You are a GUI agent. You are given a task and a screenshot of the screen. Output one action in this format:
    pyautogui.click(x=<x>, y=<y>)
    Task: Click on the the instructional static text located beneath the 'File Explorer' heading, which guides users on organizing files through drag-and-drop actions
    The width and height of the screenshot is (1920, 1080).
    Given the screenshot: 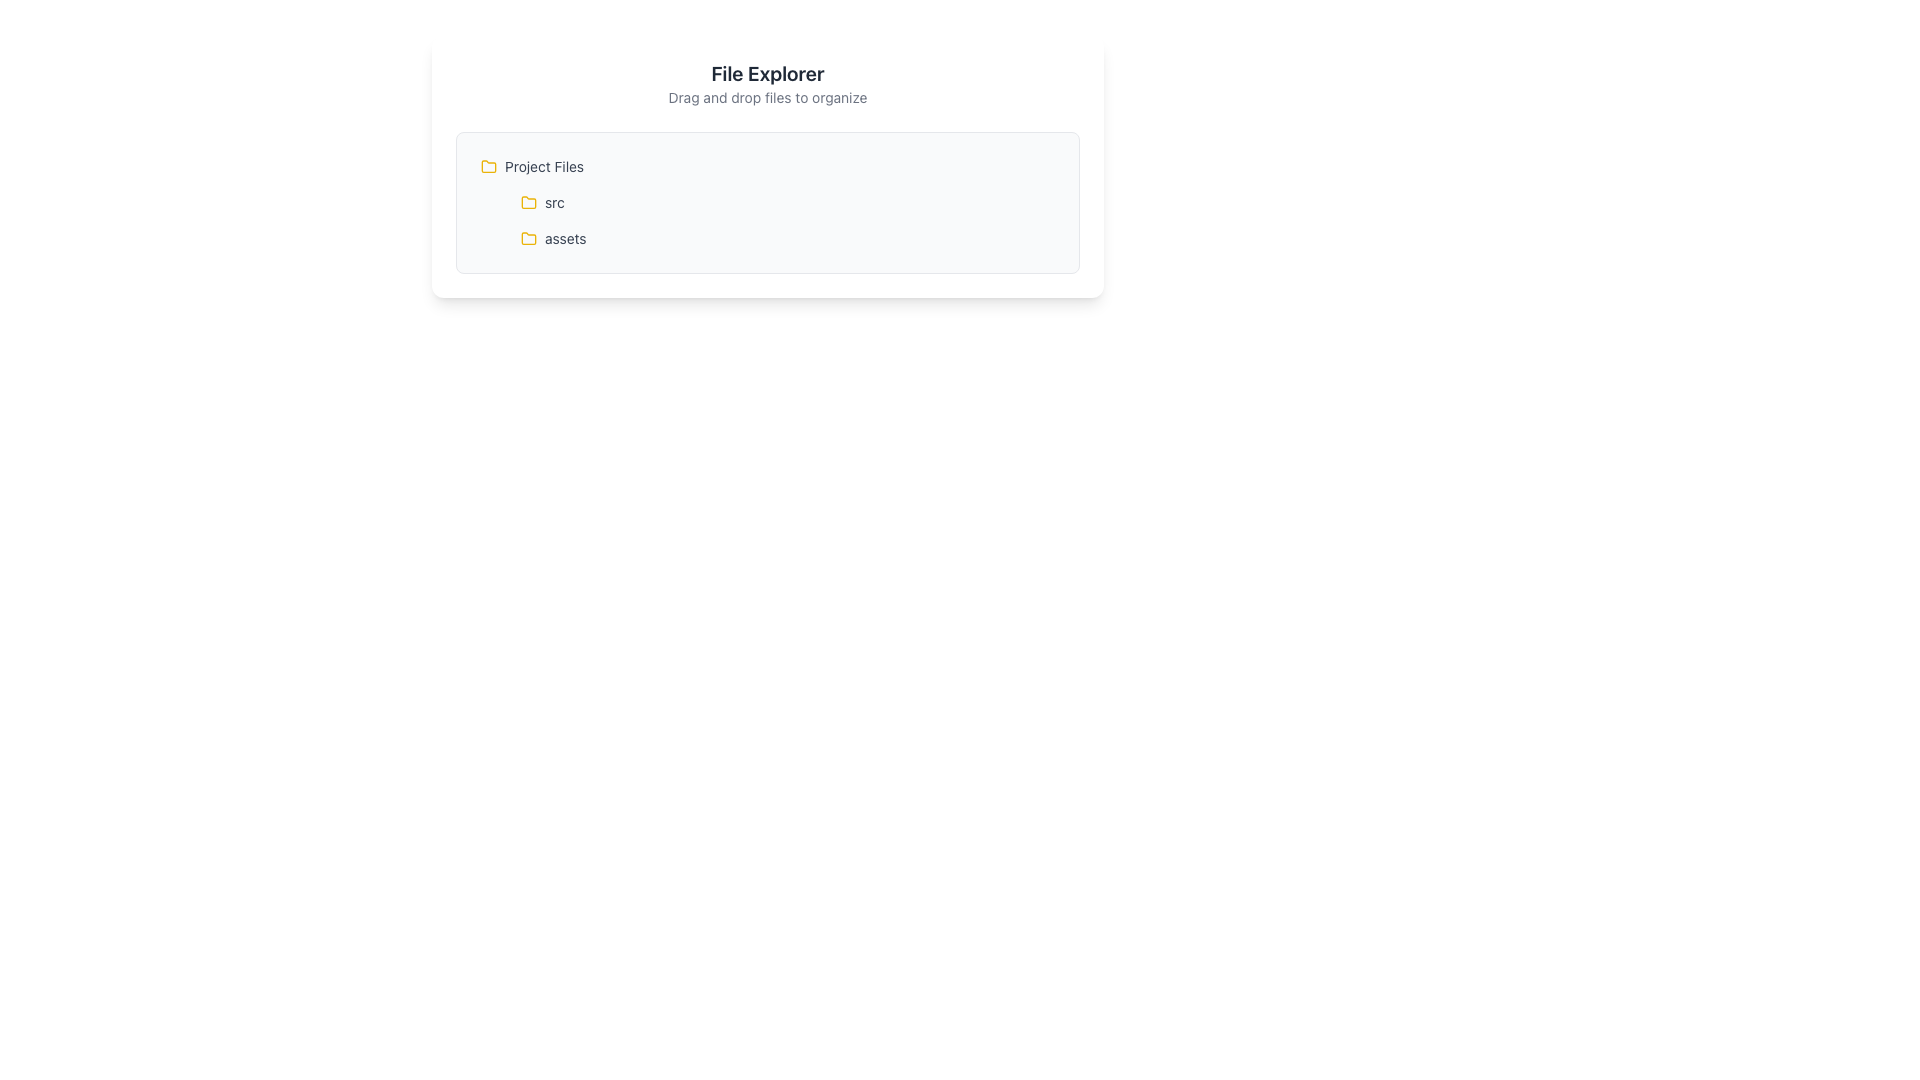 What is the action you would take?
    pyautogui.click(x=767, y=97)
    